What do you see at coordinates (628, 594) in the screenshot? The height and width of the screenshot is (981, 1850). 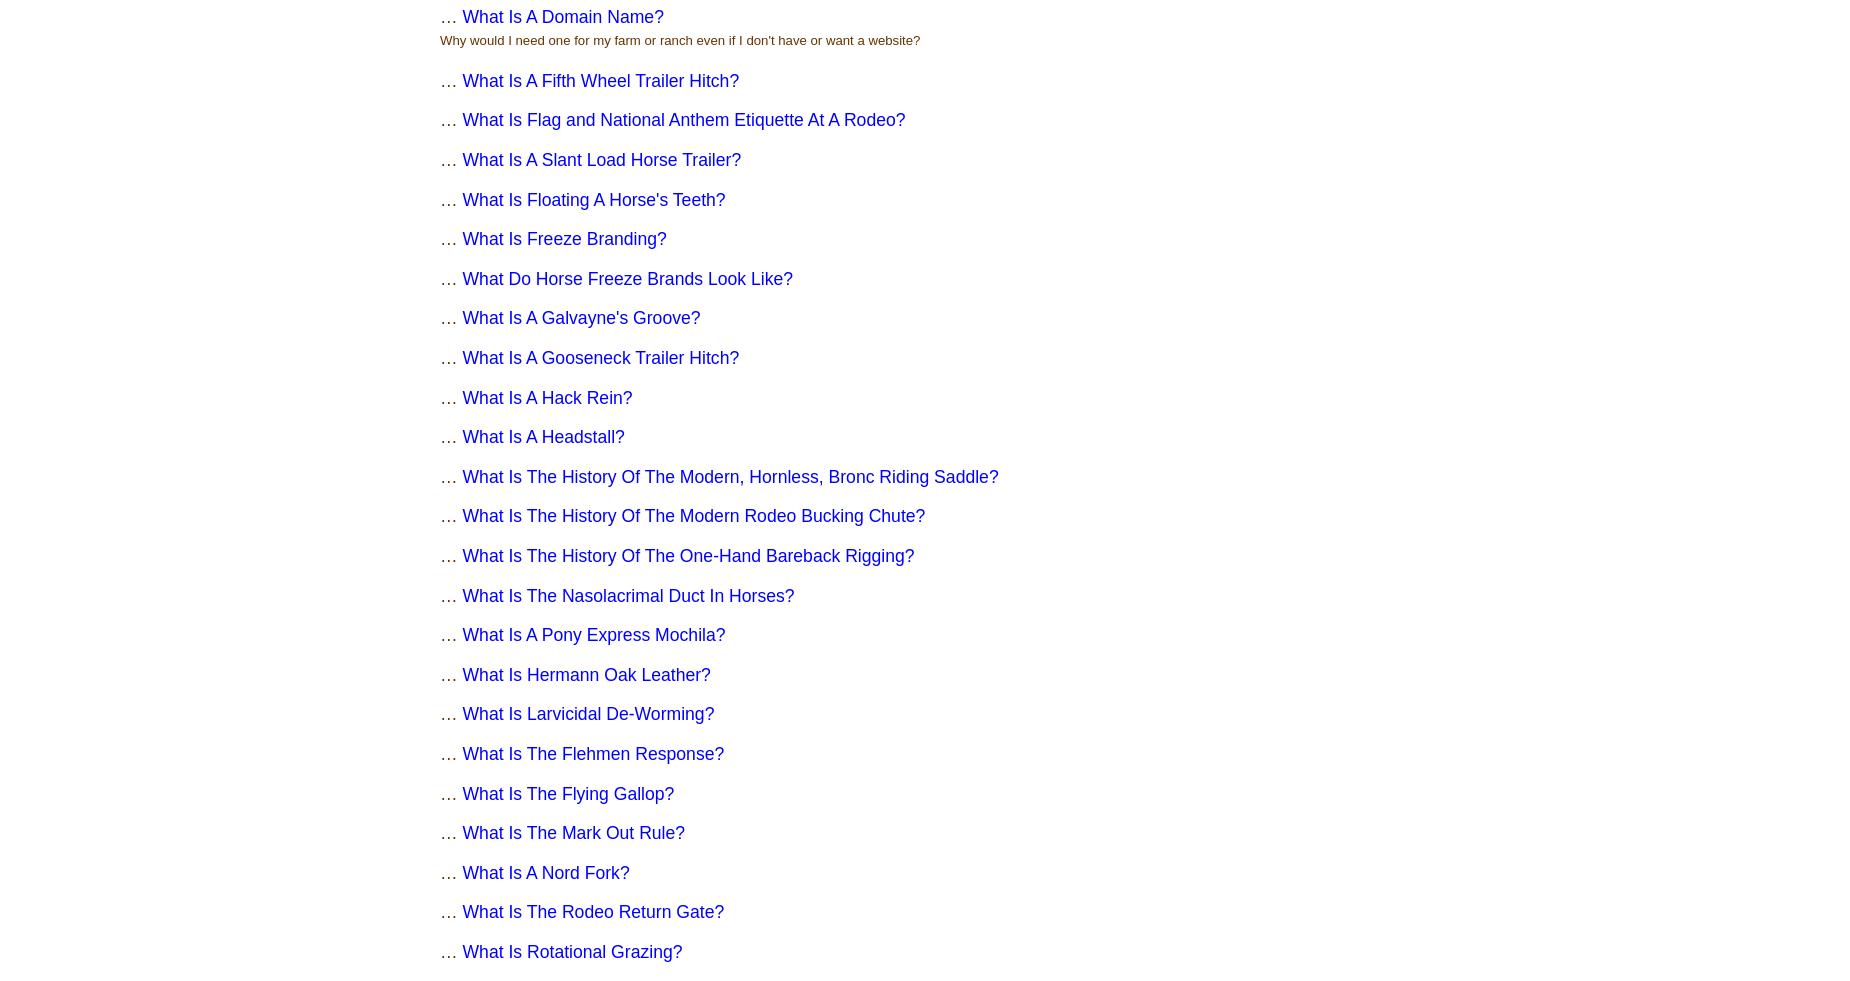 I see `'What Is The Nasolacrimal Duct In Horses?'` at bounding box center [628, 594].